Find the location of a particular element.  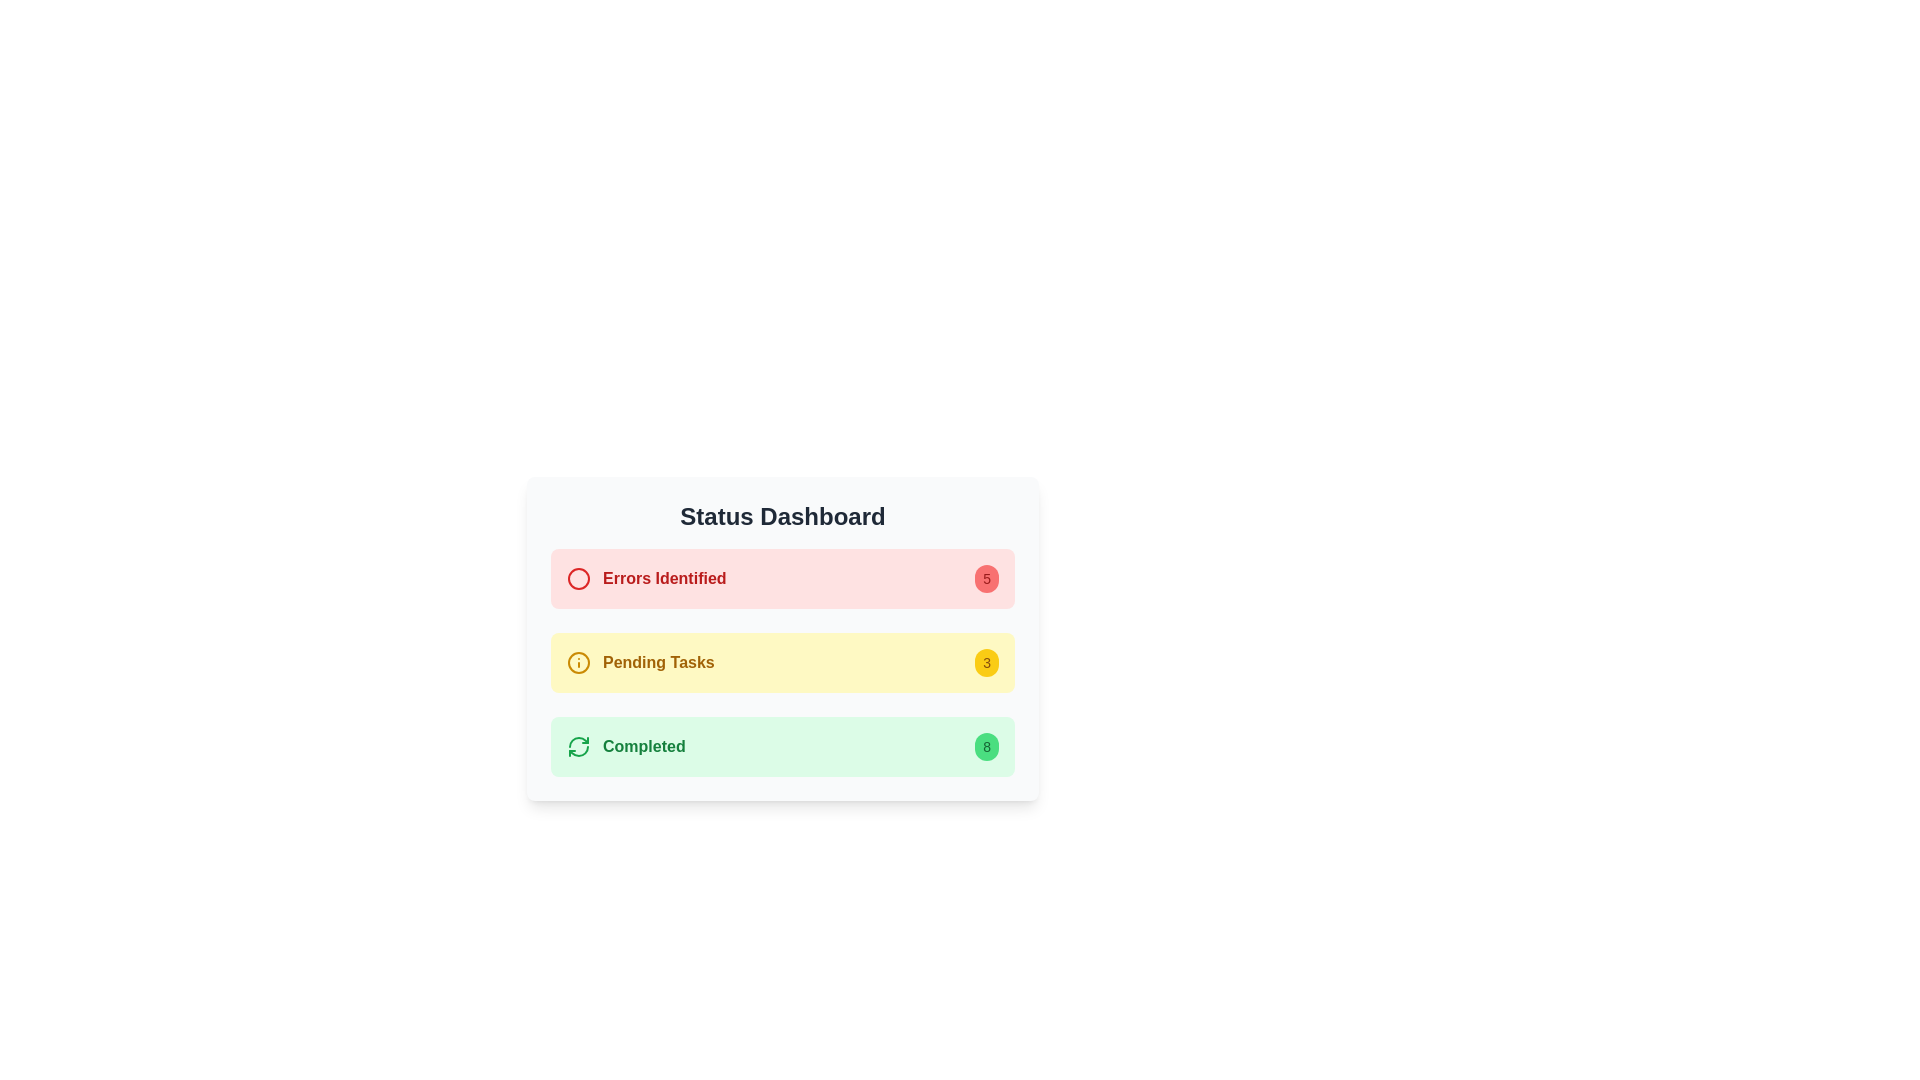

the information presented in the yellow Informational card labeled 'Pending Tasks' which displays the number '3' on the right side is located at coordinates (781, 639).